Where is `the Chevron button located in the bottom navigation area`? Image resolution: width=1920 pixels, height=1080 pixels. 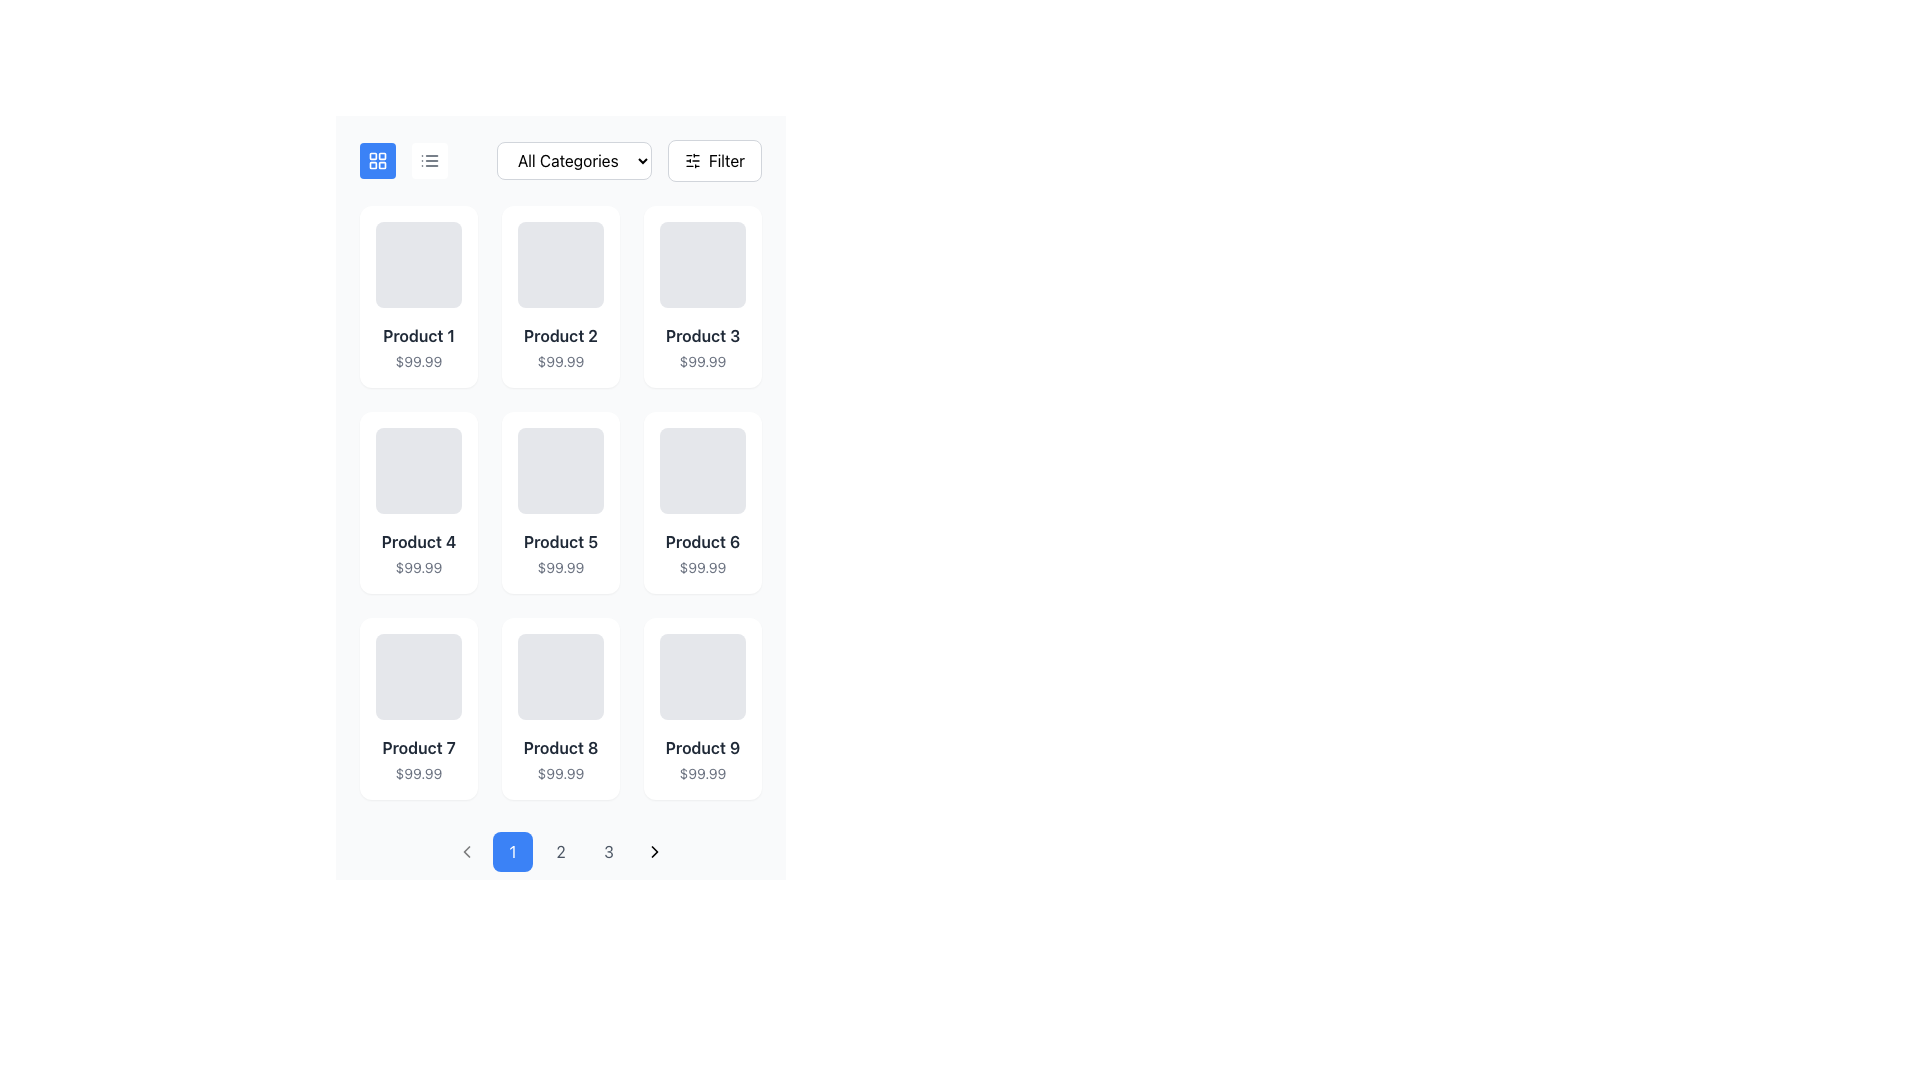 the Chevron button located in the bottom navigation area is located at coordinates (465, 852).